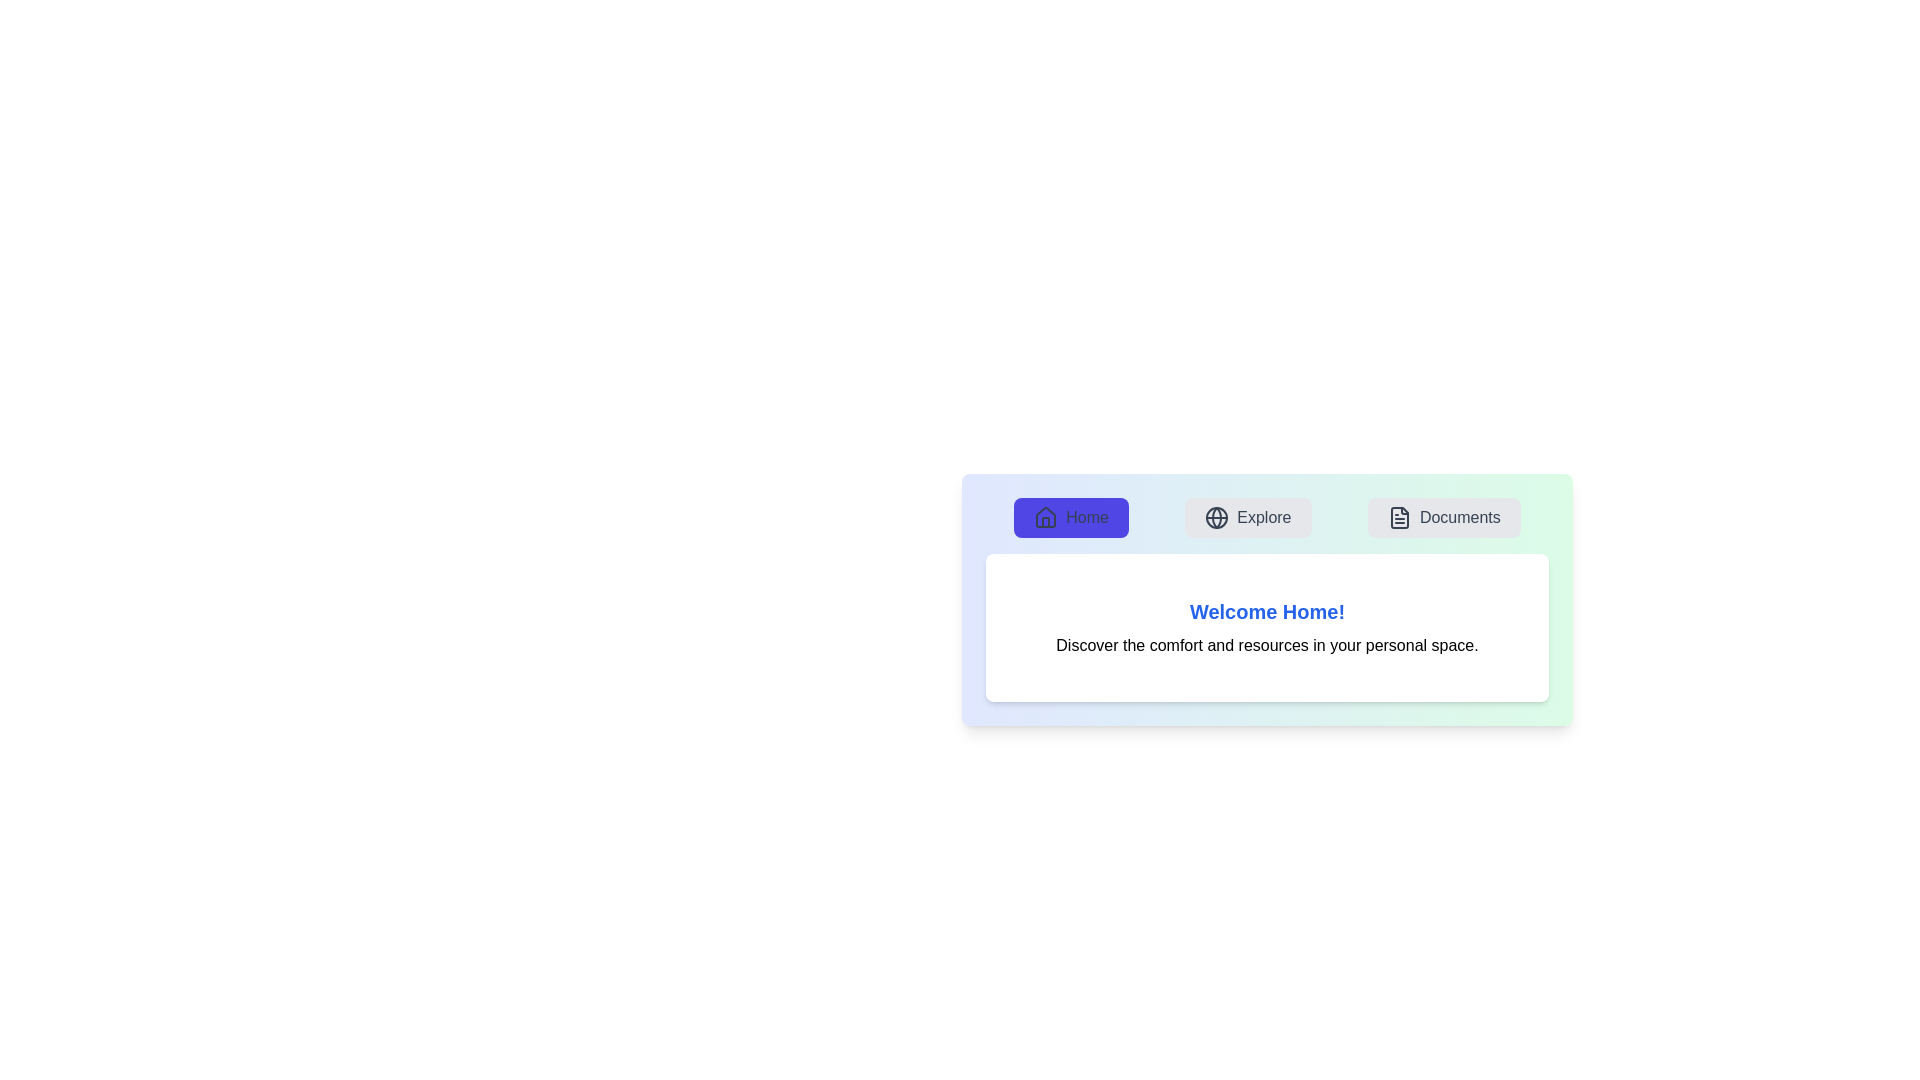 This screenshot has height=1080, width=1920. I want to click on the Explore tab by clicking the respective button, so click(1247, 516).